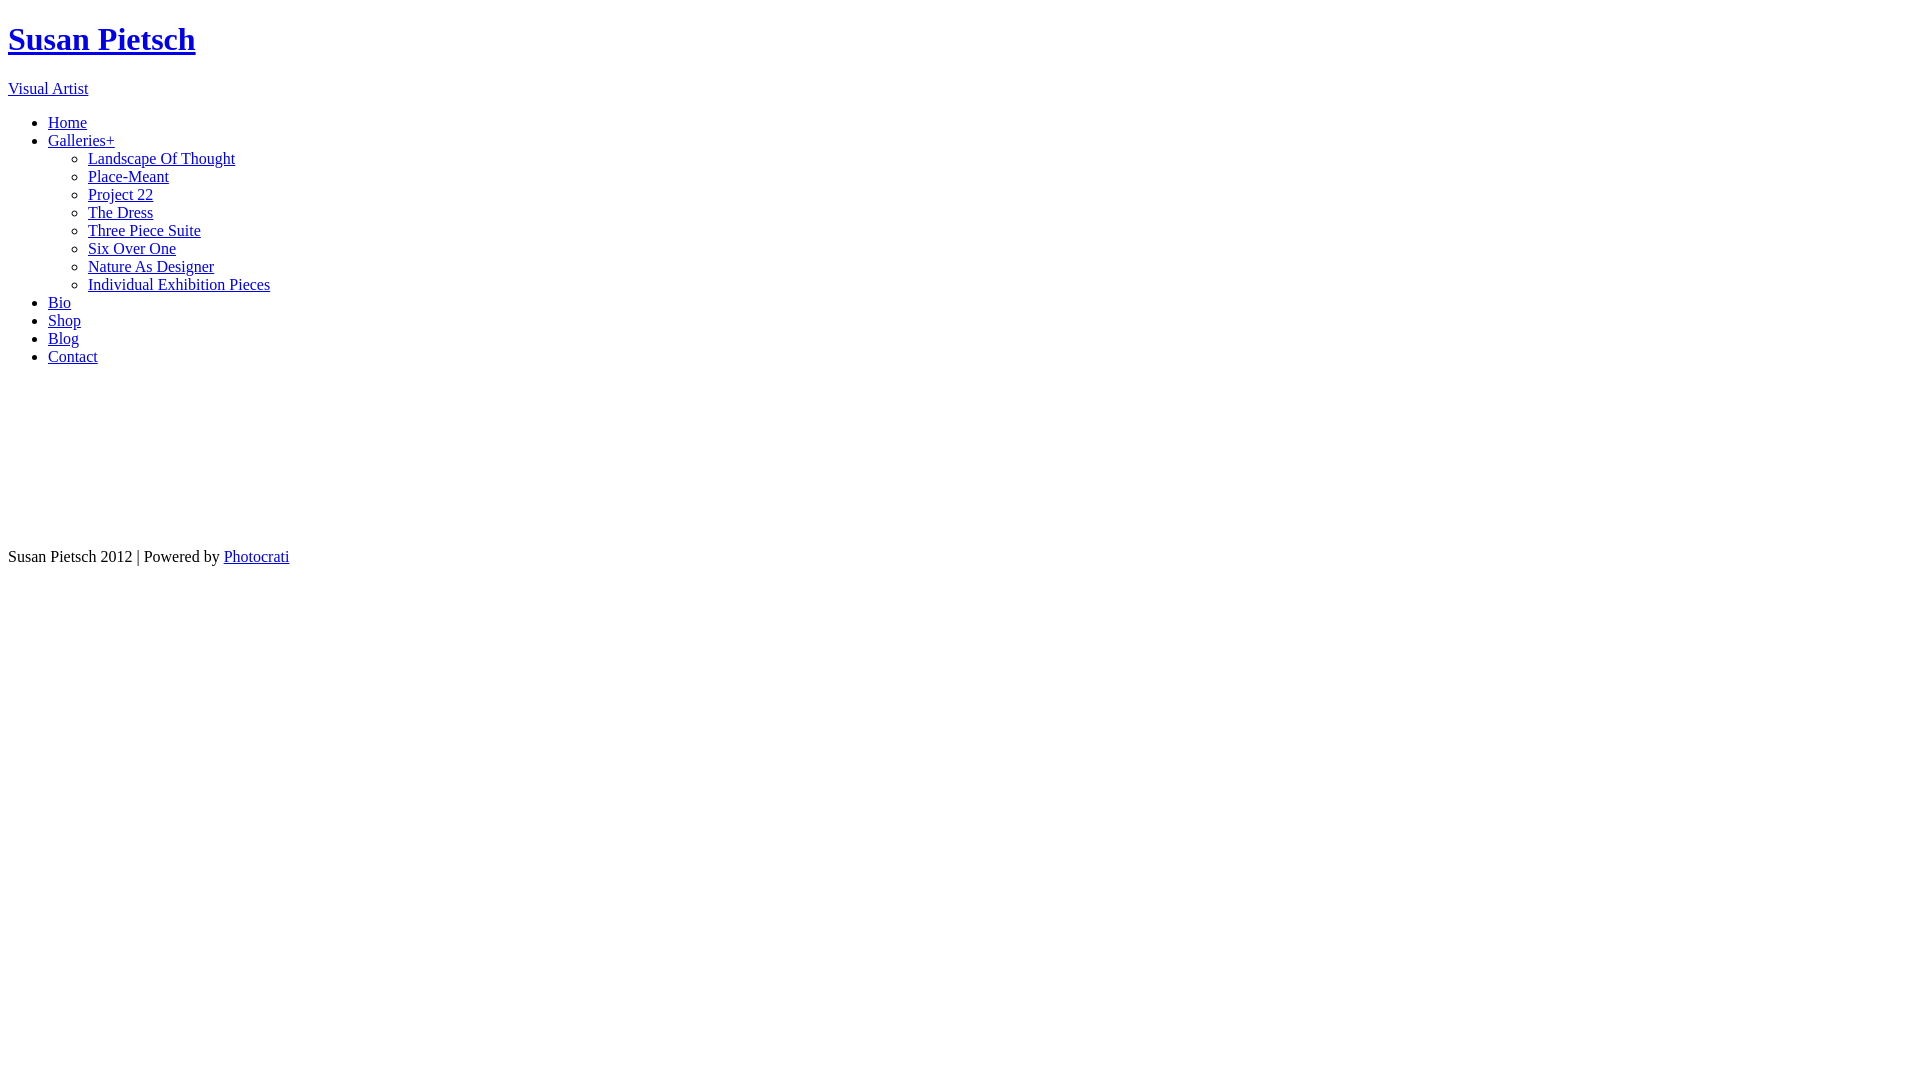  I want to click on 'Blog', so click(63, 337).